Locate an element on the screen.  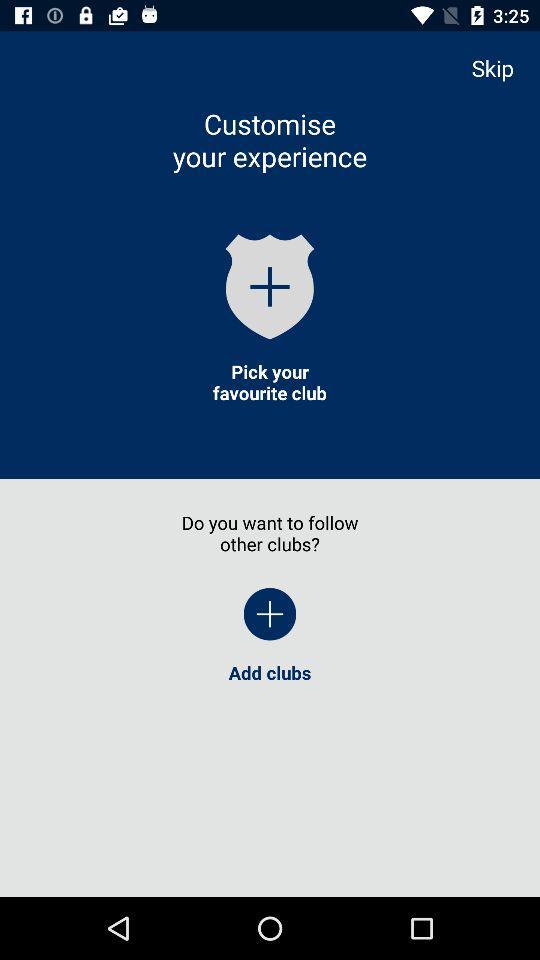
the pick your favourite item is located at coordinates (270, 381).